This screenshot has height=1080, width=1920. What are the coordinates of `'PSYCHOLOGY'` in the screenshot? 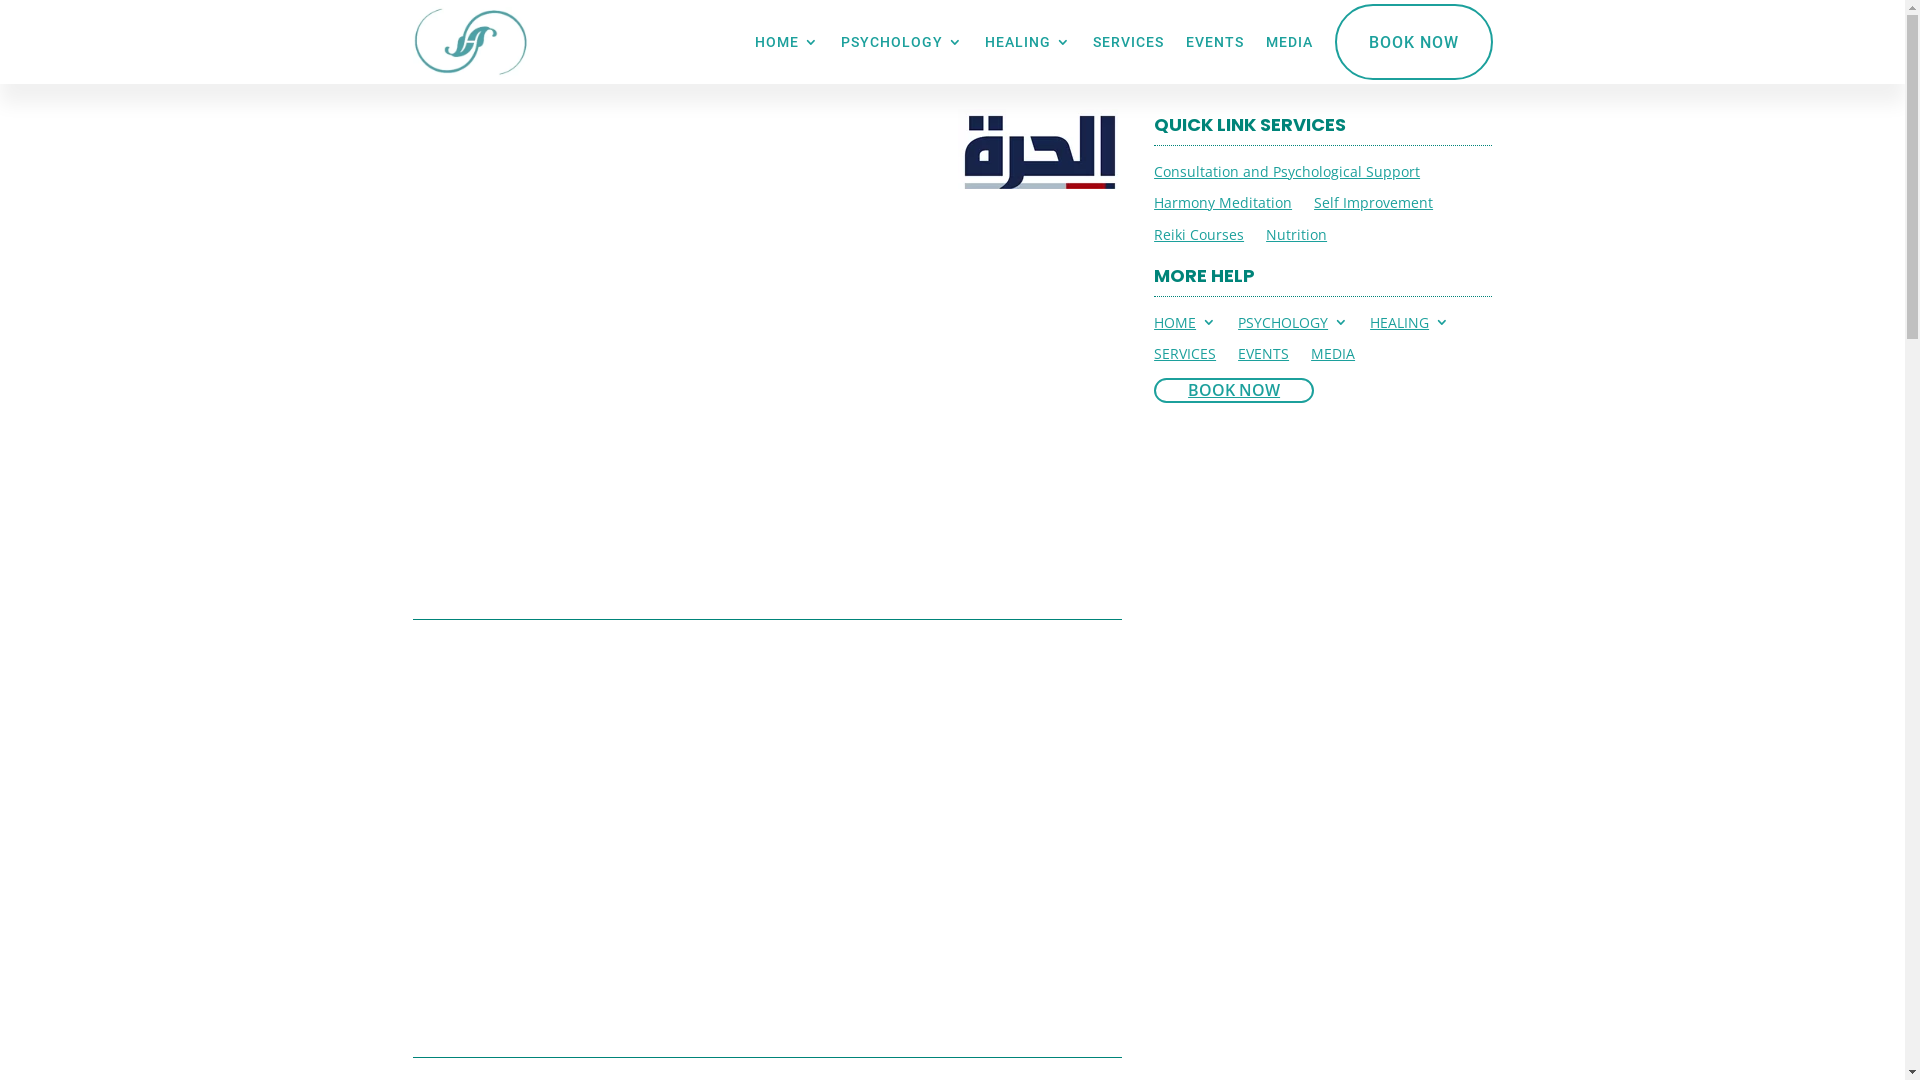 It's located at (1292, 325).